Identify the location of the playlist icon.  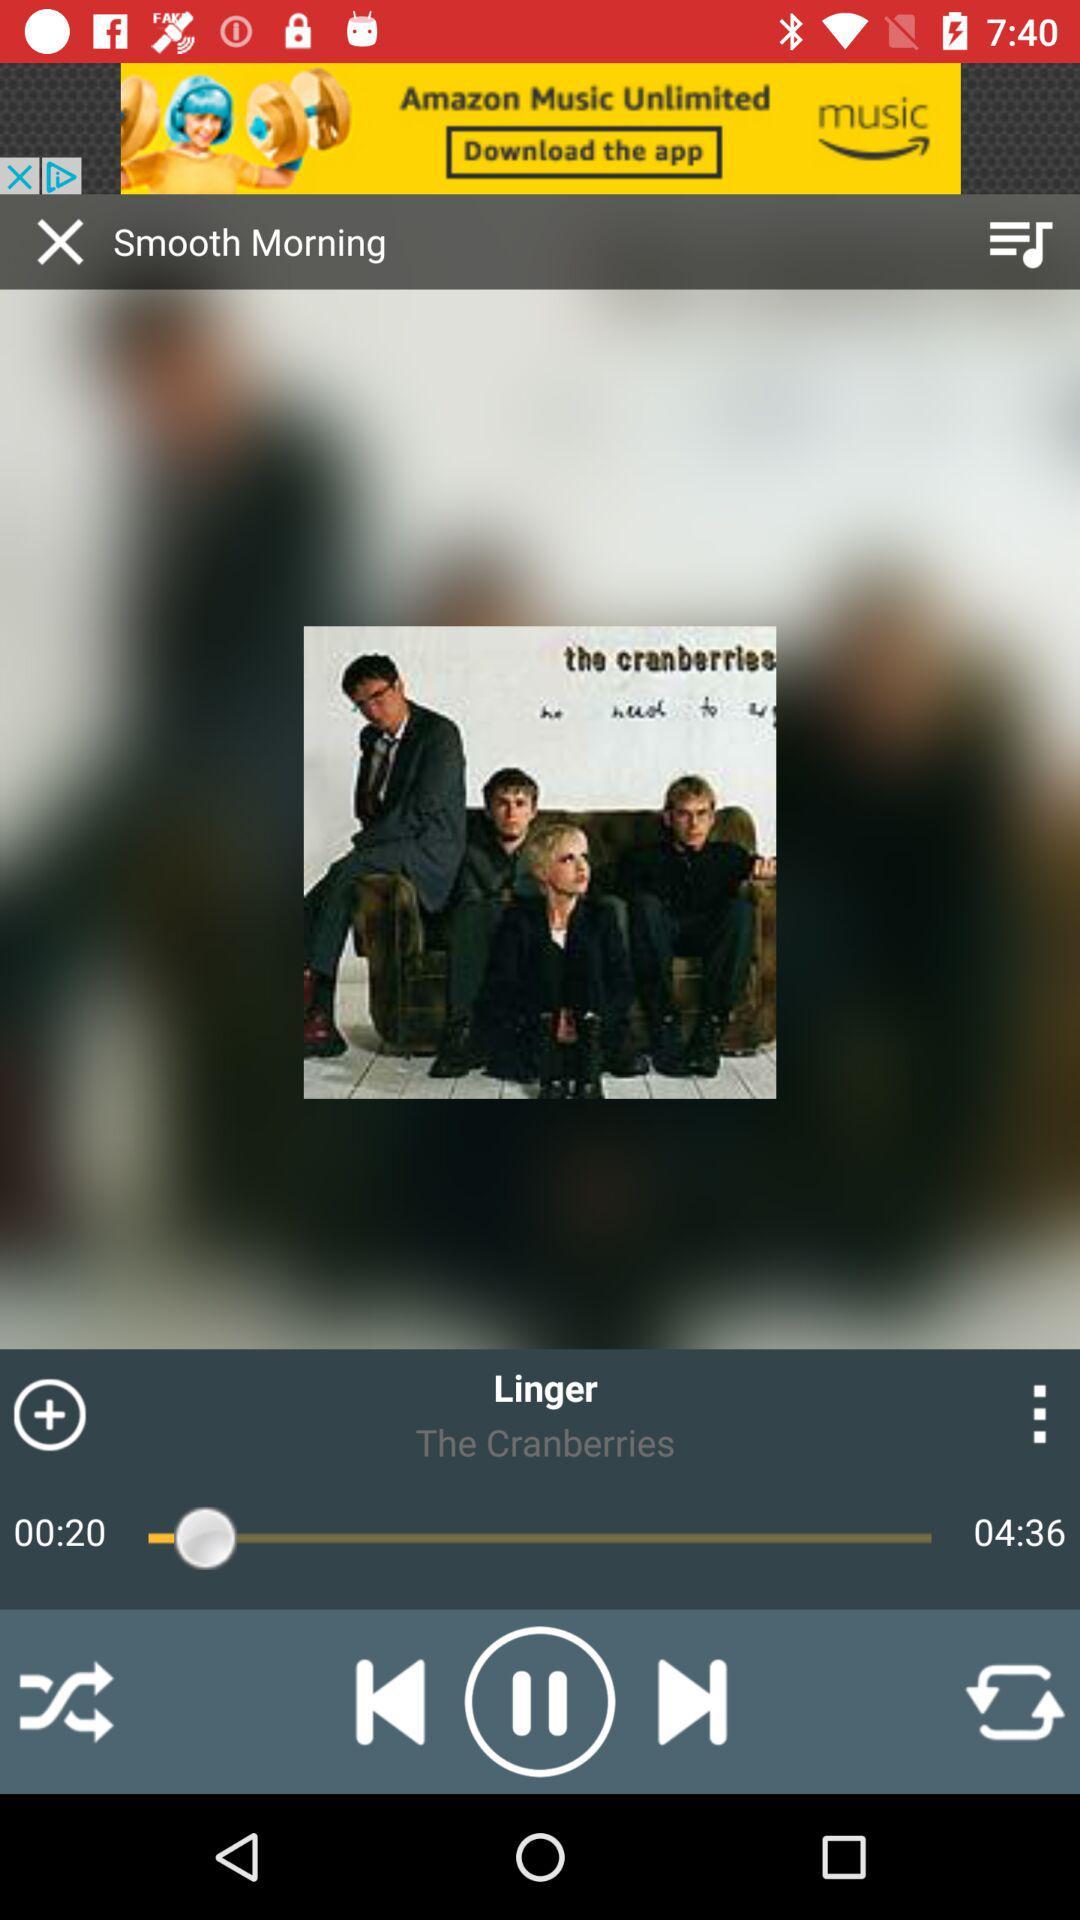
(1019, 240).